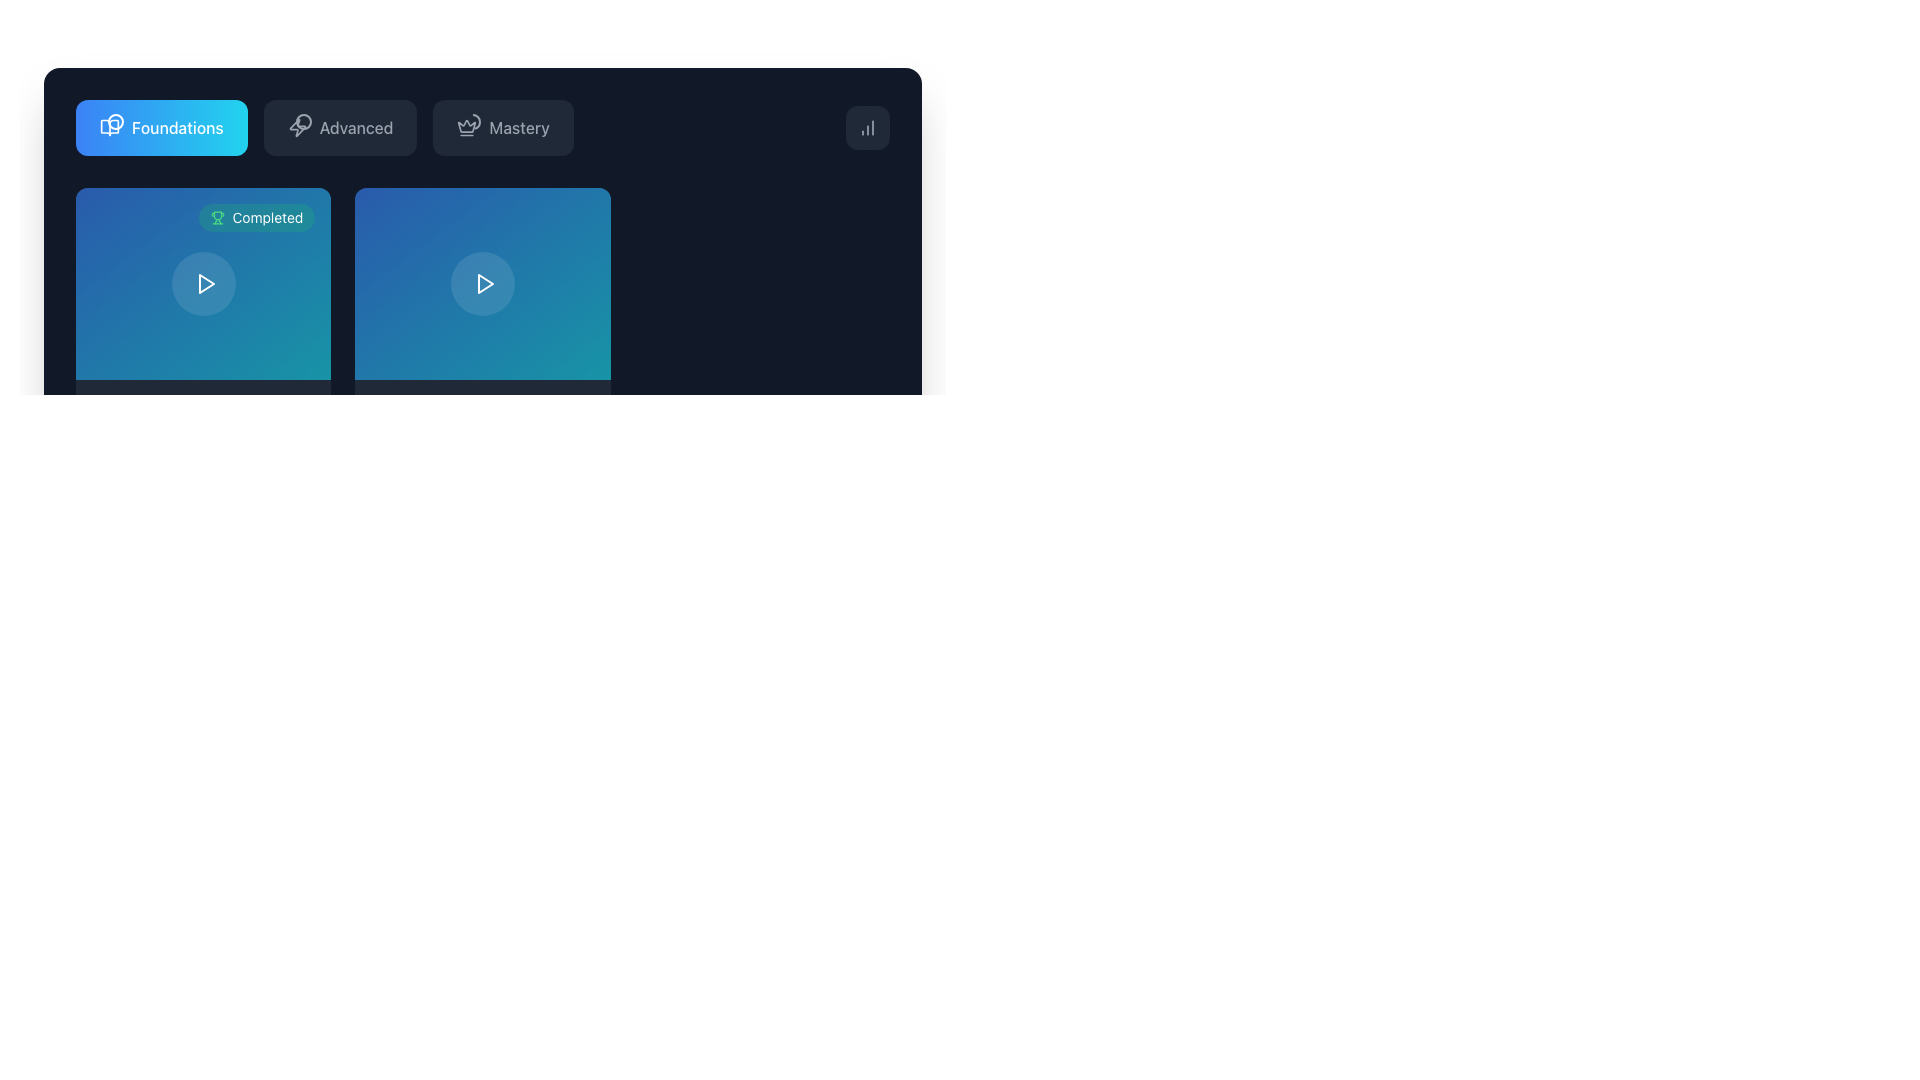  What do you see at coordinates (483, 367) in the screenshot?
I see `the interactive card with a play button design located in the second column of the grid layout, positioned to the right of the 'Completed' card` at bounding box center [483, 367].